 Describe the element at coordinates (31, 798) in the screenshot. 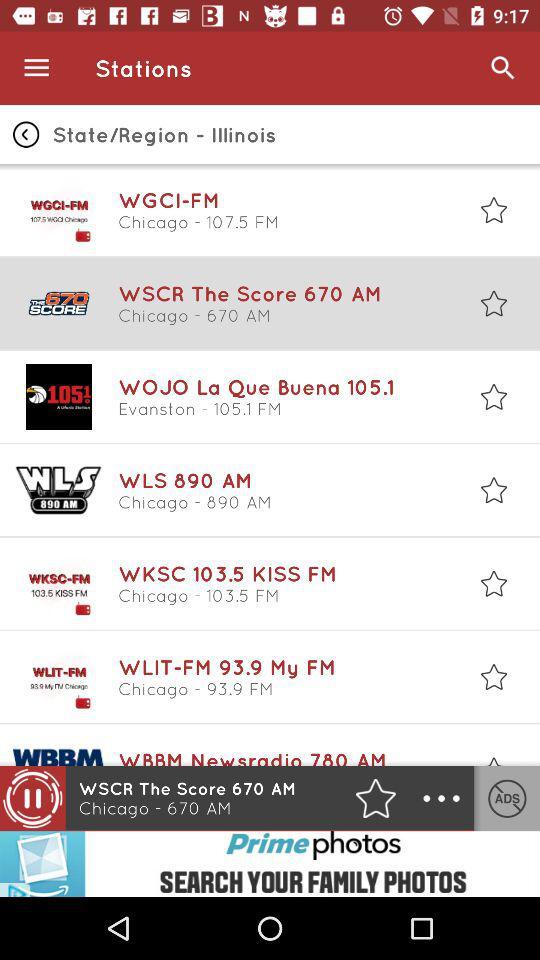

I see `the pause icon` at that location.